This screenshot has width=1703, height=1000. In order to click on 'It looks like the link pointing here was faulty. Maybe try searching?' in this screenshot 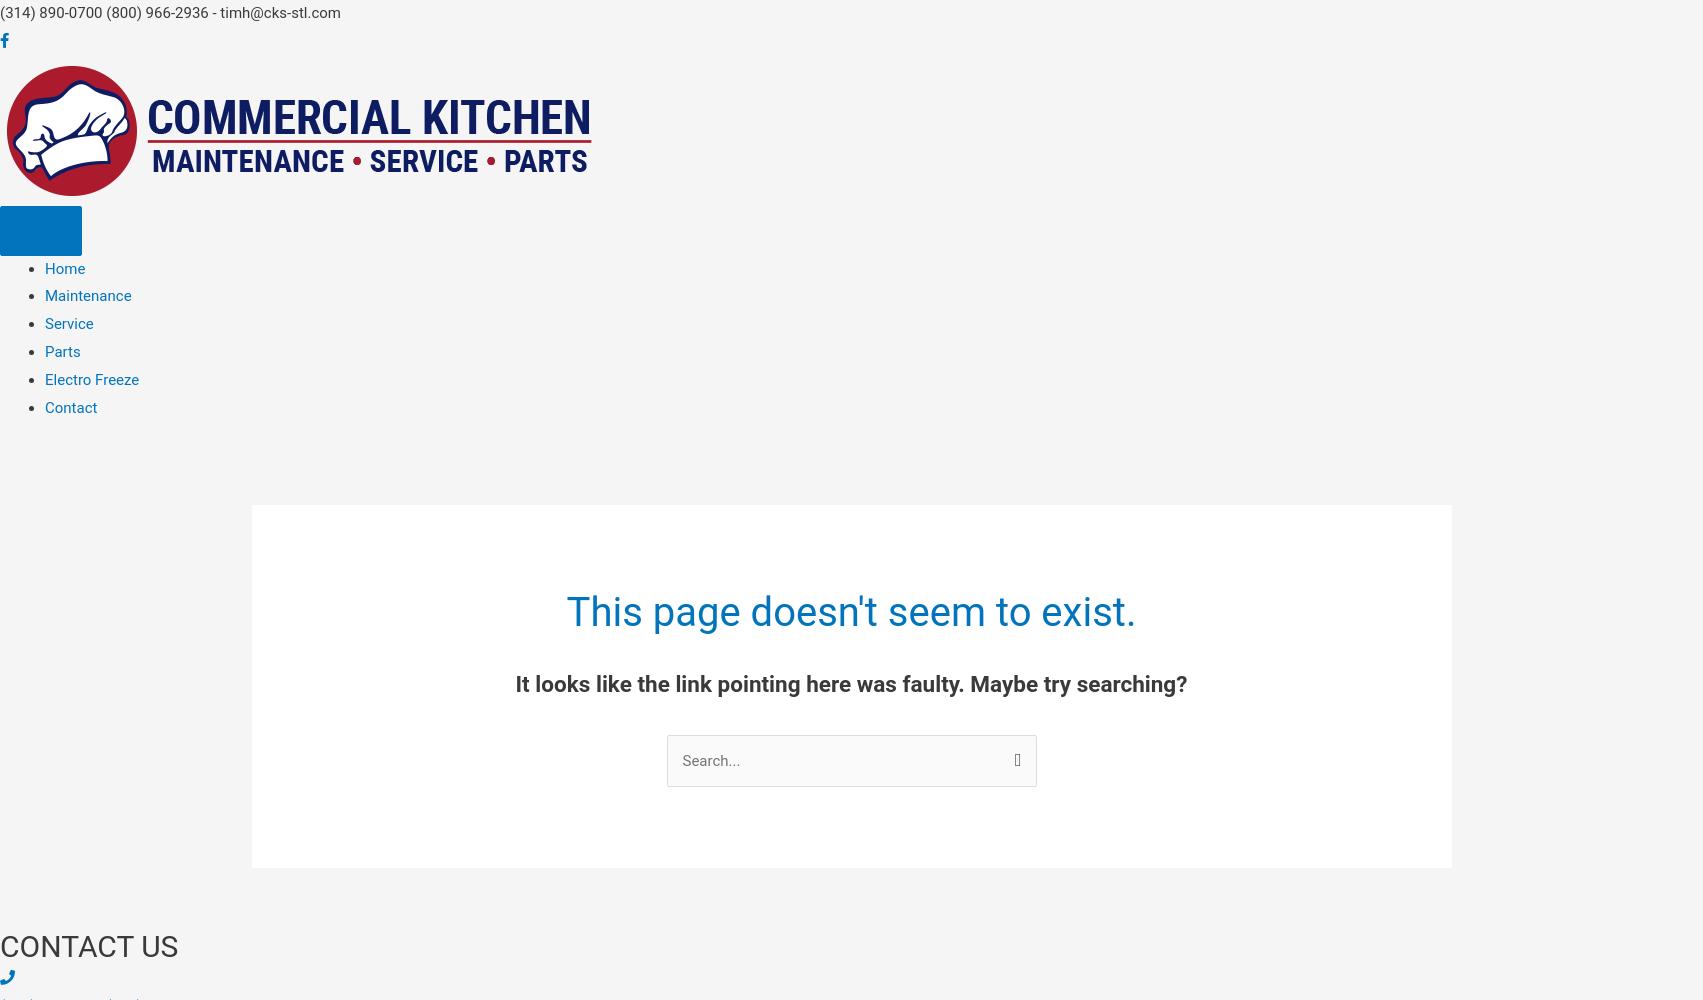, I will do `click(850, 683)`.